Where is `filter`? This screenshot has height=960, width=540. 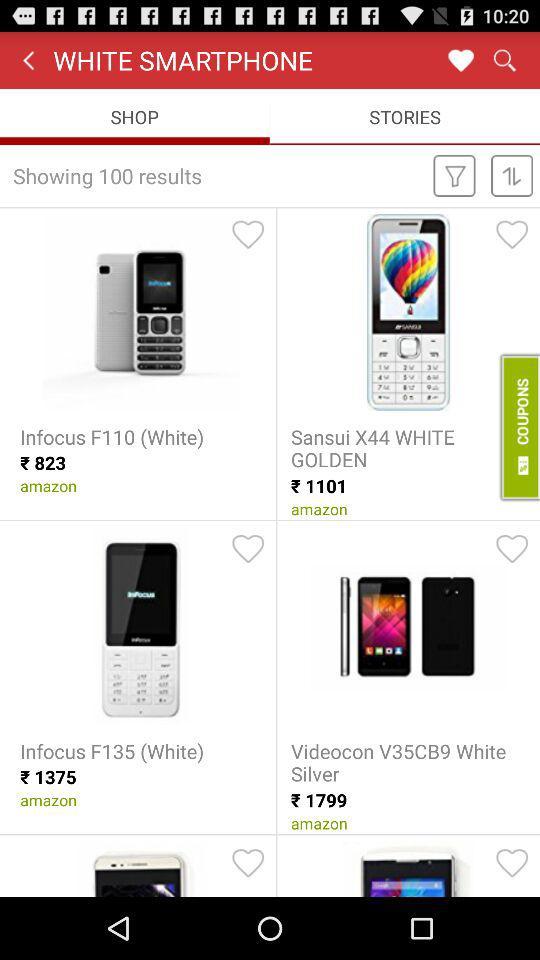 filter is located at coordinates (454, 174).